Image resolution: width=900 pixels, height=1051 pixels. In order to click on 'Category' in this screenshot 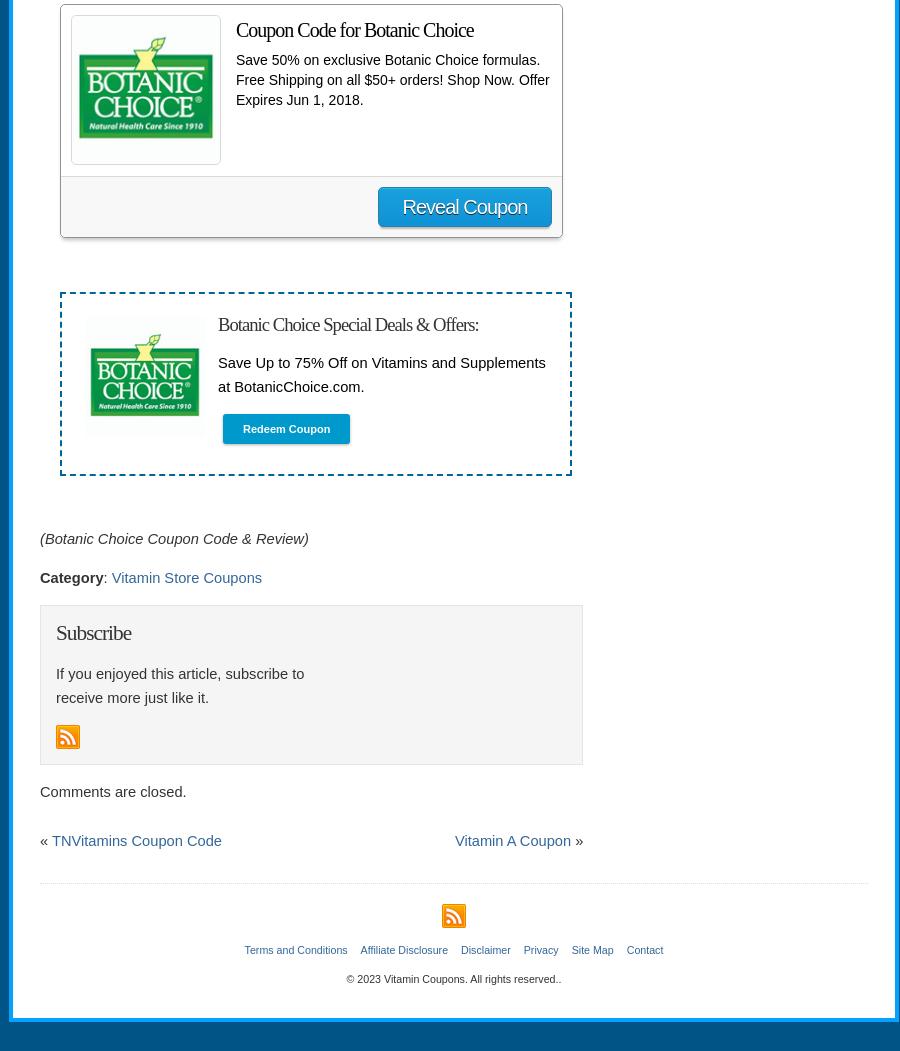, I will do `click(70, 576)`.